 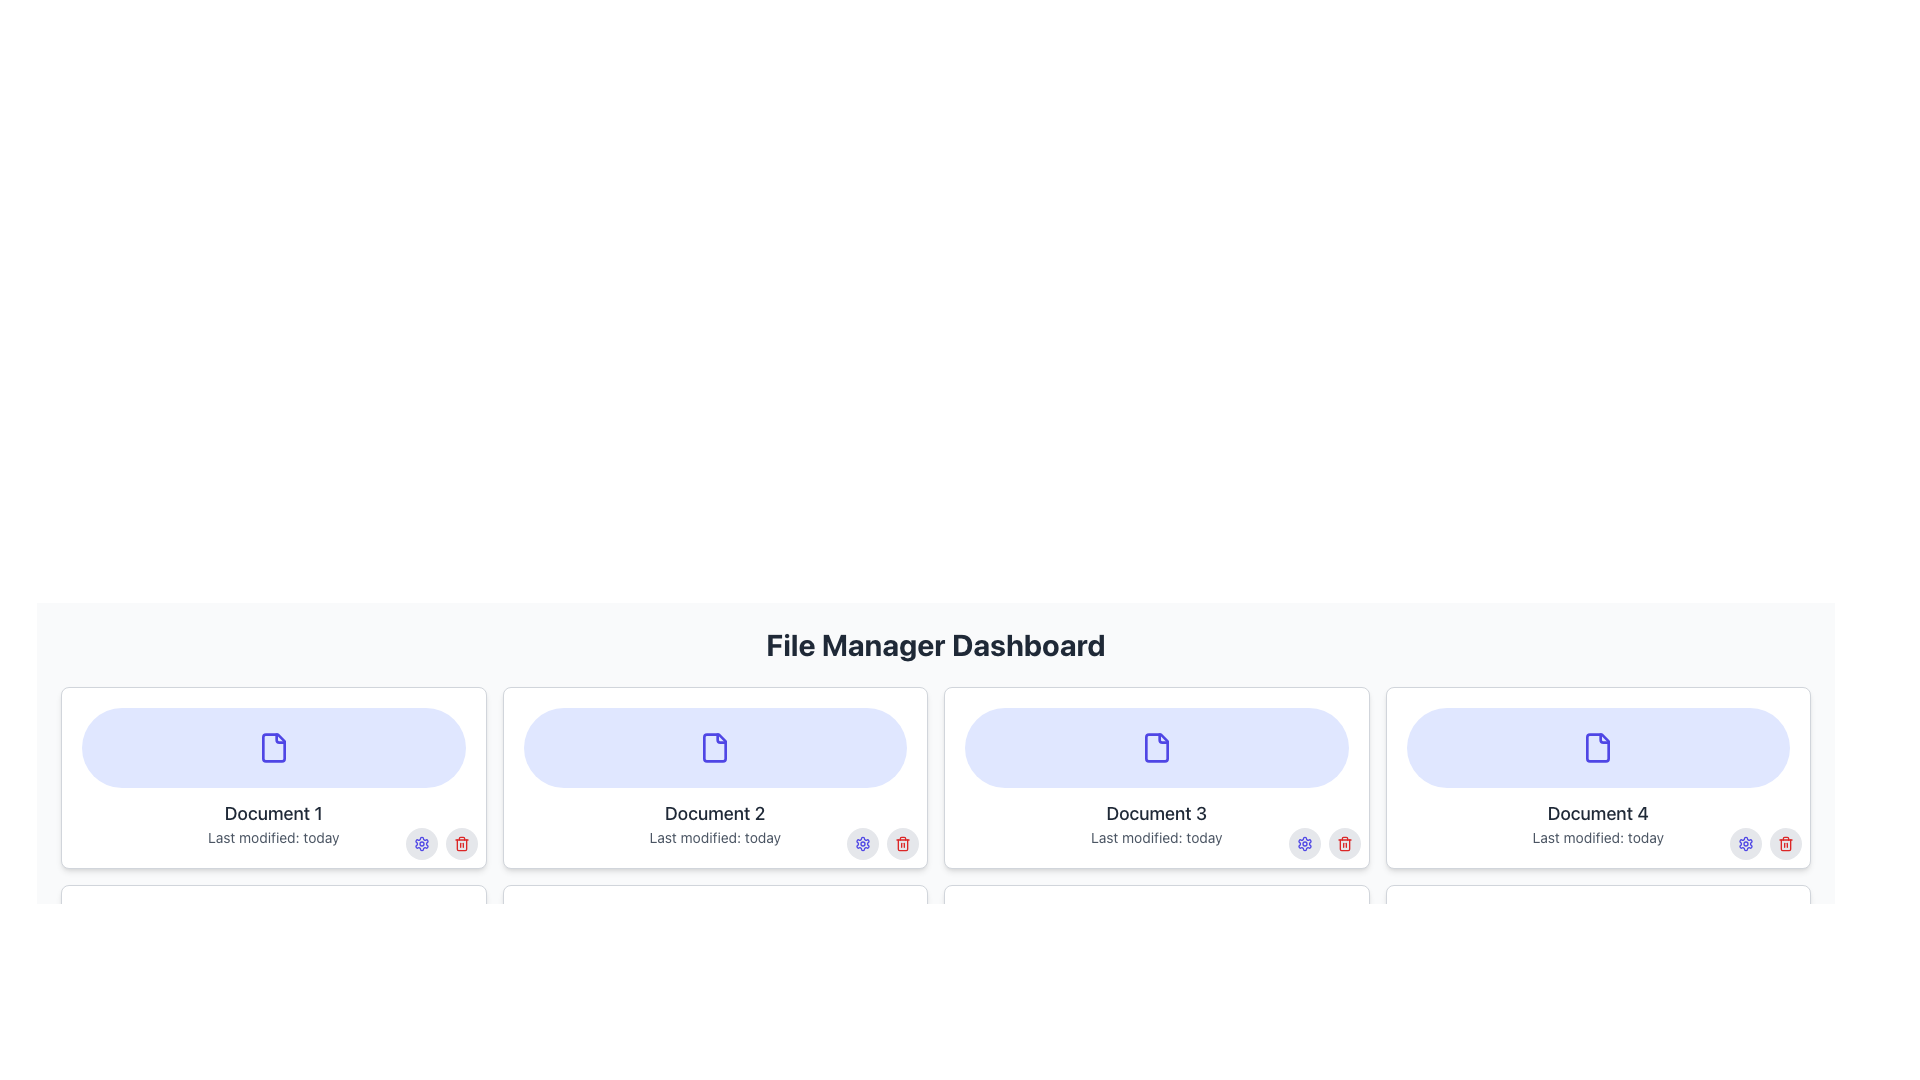 What do you see at coordinates (1745, 844) in the screenshot?
I see `the gear-like icon representing settings, which is located within the control area of 'Document 4'` at bounding box center [1745, 844].